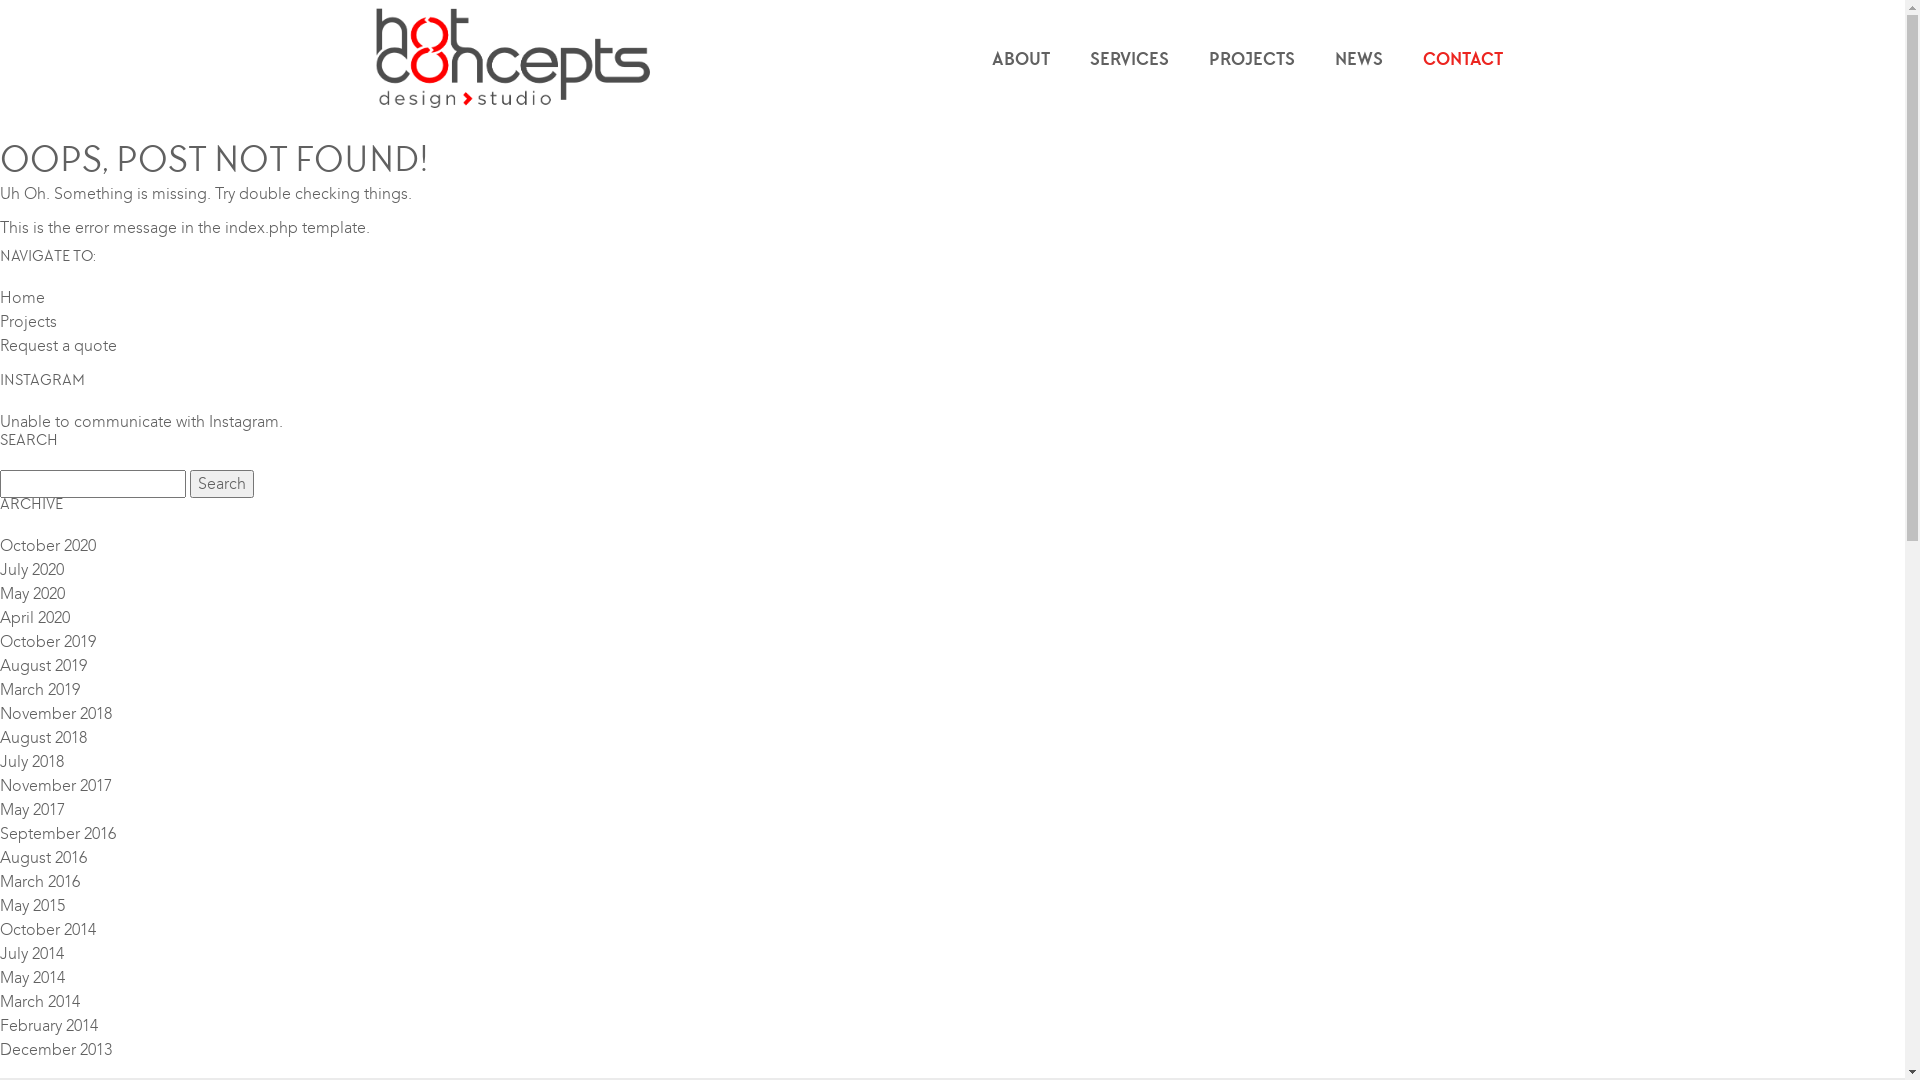 The width and height of the screenshot is (1920, 1080). What do you see at coordinates (32, 593) in the screenshot?
I see `'May 2020'` at bounding box center [32, 593].